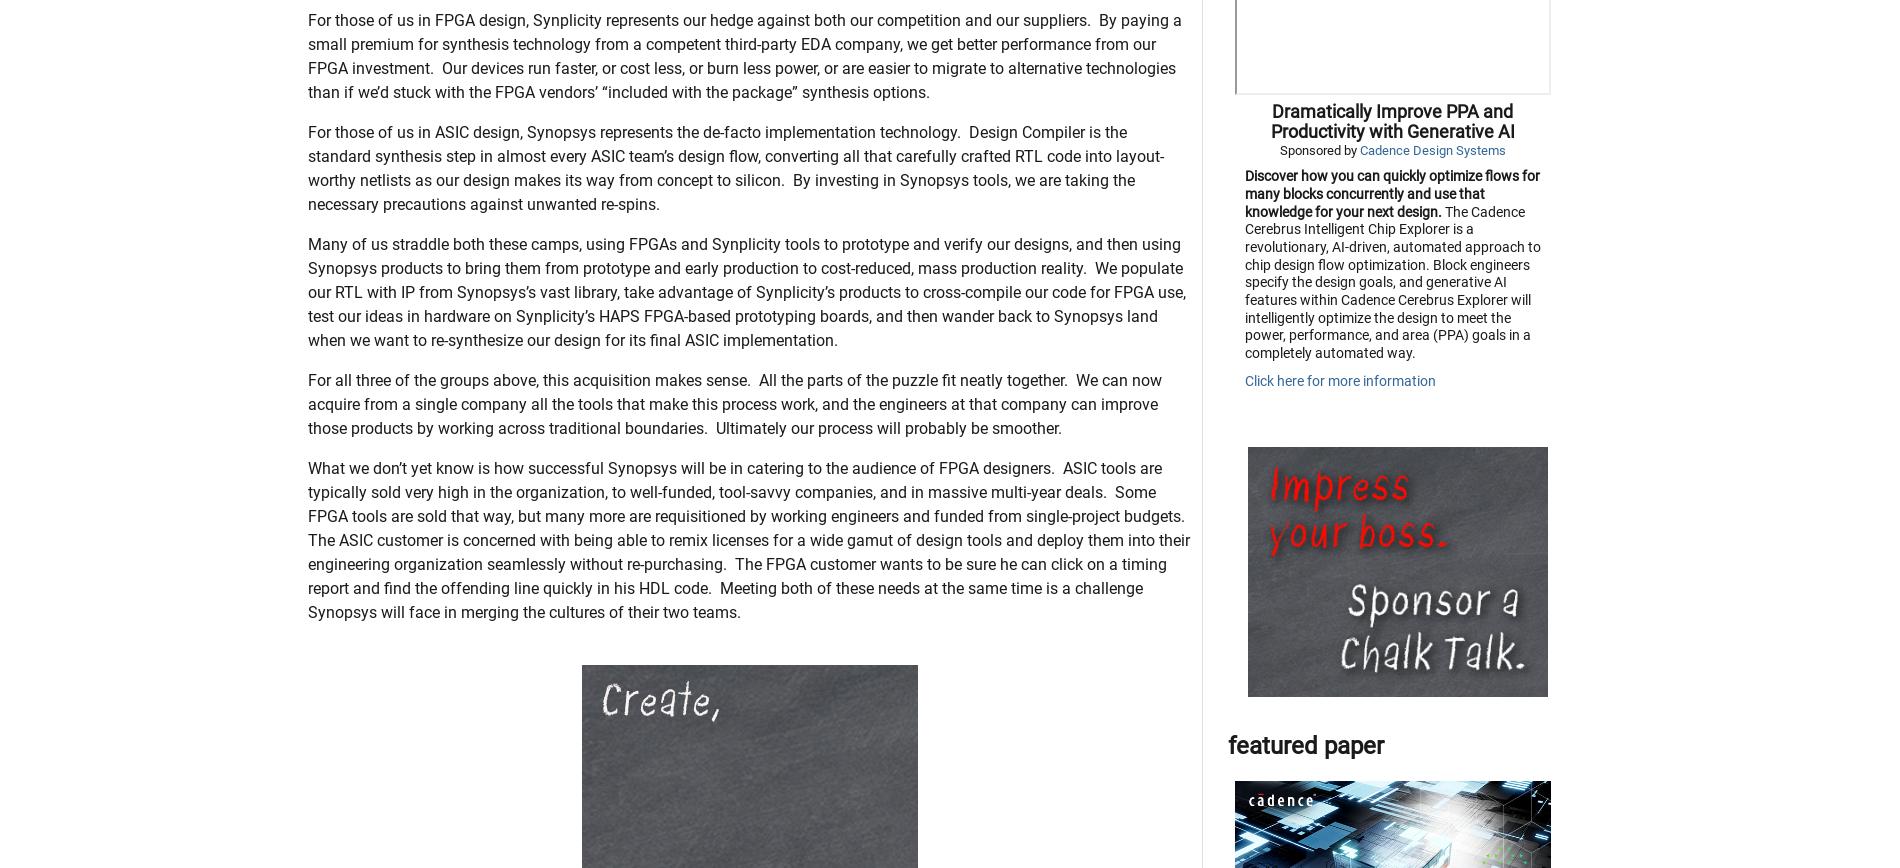  What do you see at coordinates (1390, 381) in the screenshot?
I see `'The Cadence Cerebrus Intelligent Chip Explorer is a revolutionary, AI-driven, automated approach to chip design flow optimization. Block engineers specify the design goals, and generative AI features within Cadence Cerebrus Explorer will intelligently optimize the design to meet the power, performance, and area (PPA) goals in a completely automated way.'` at bounding box center [1390, 381].